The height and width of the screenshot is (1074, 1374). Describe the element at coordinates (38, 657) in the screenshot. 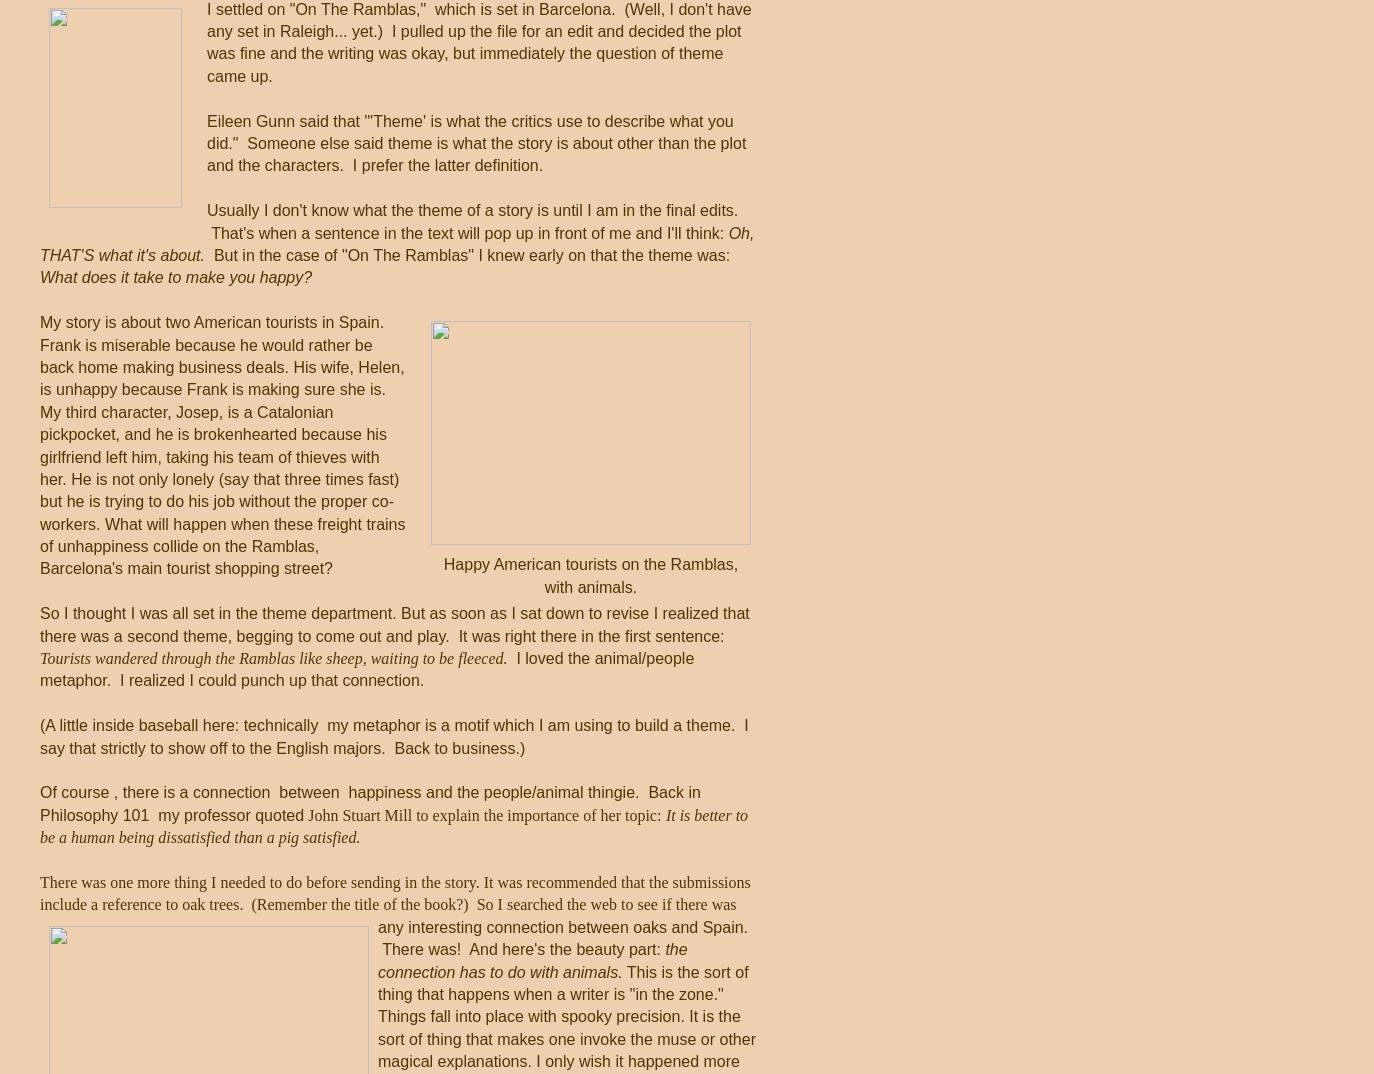

I see `'Tourists wandered through the Ramblas like
sheep, waiting to be fleeced.'` at that location.